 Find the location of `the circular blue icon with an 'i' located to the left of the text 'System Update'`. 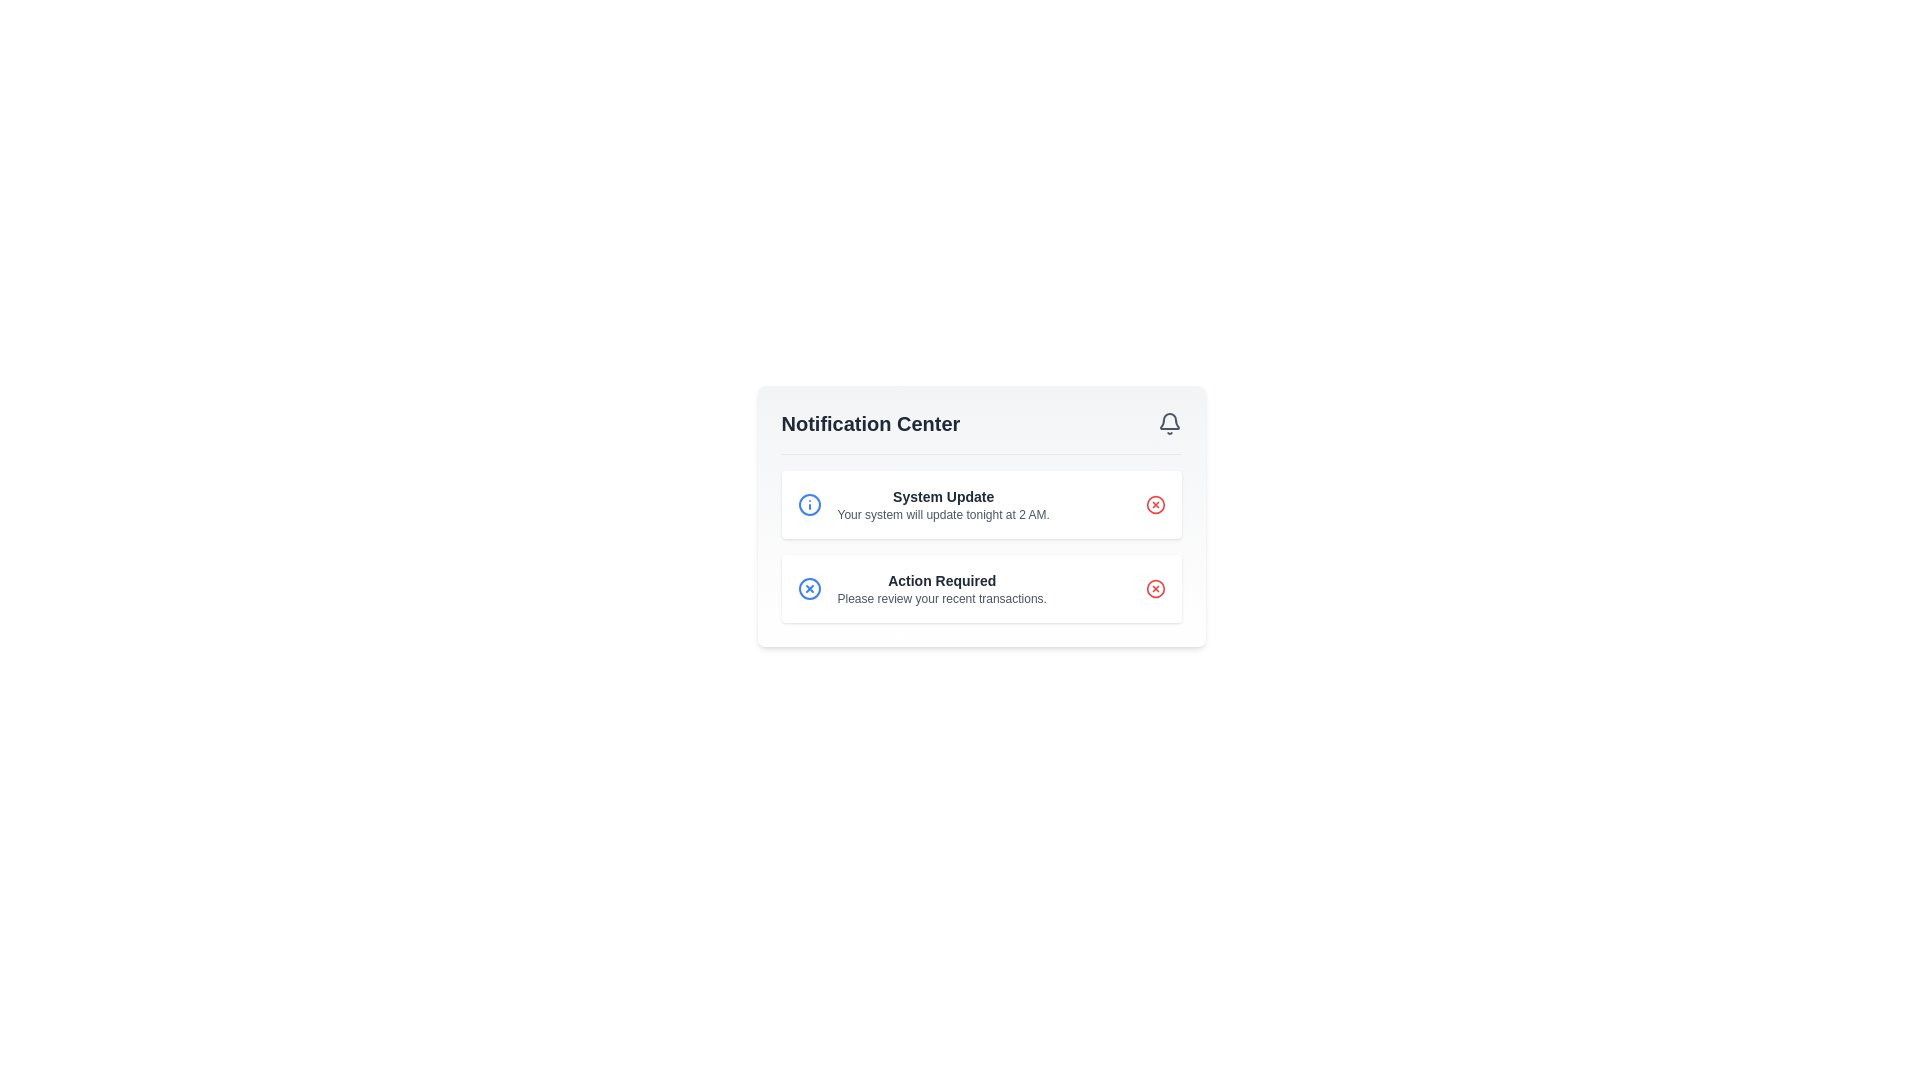

the circular blue icon with an 'i' located to the left of the text 'System Update' is located at coordinates (809, 504).